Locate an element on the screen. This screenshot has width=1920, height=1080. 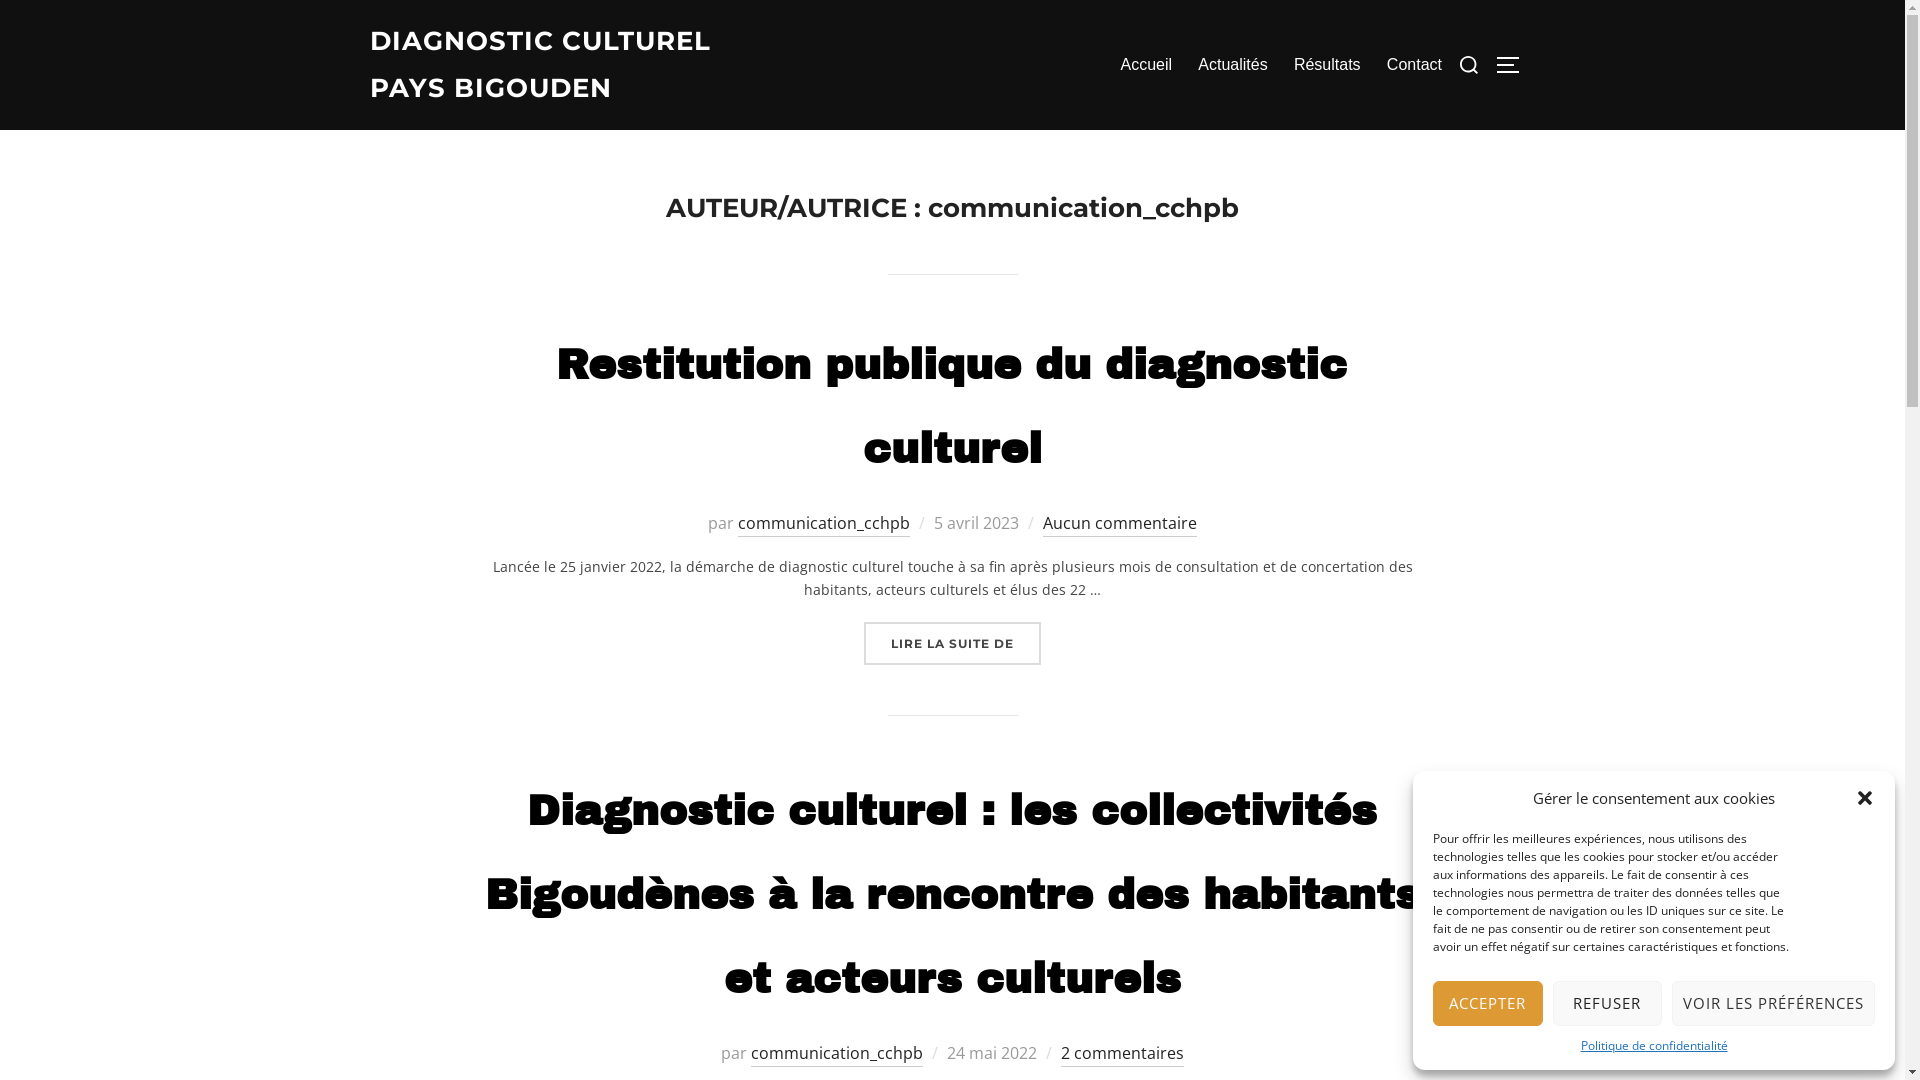
'Aucun commentaire' is located at coordinates (1118, 523).